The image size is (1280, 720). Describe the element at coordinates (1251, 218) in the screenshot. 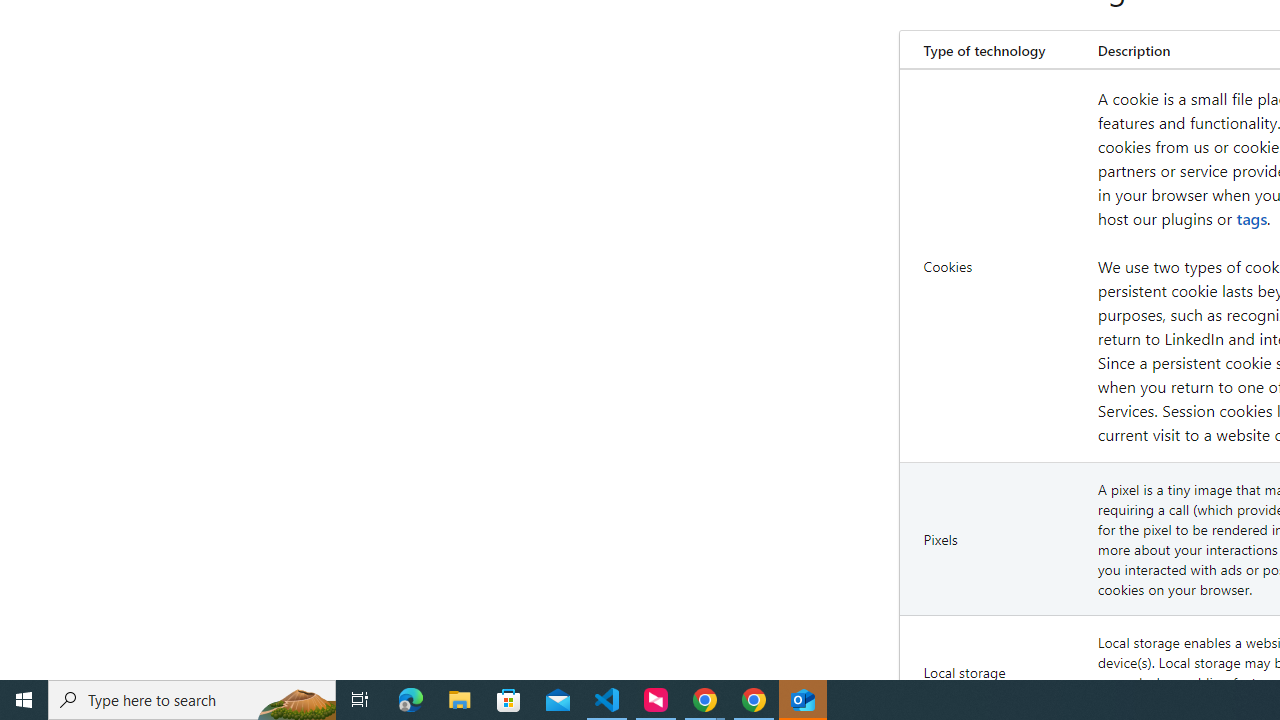

I see `'tags'` at that location.